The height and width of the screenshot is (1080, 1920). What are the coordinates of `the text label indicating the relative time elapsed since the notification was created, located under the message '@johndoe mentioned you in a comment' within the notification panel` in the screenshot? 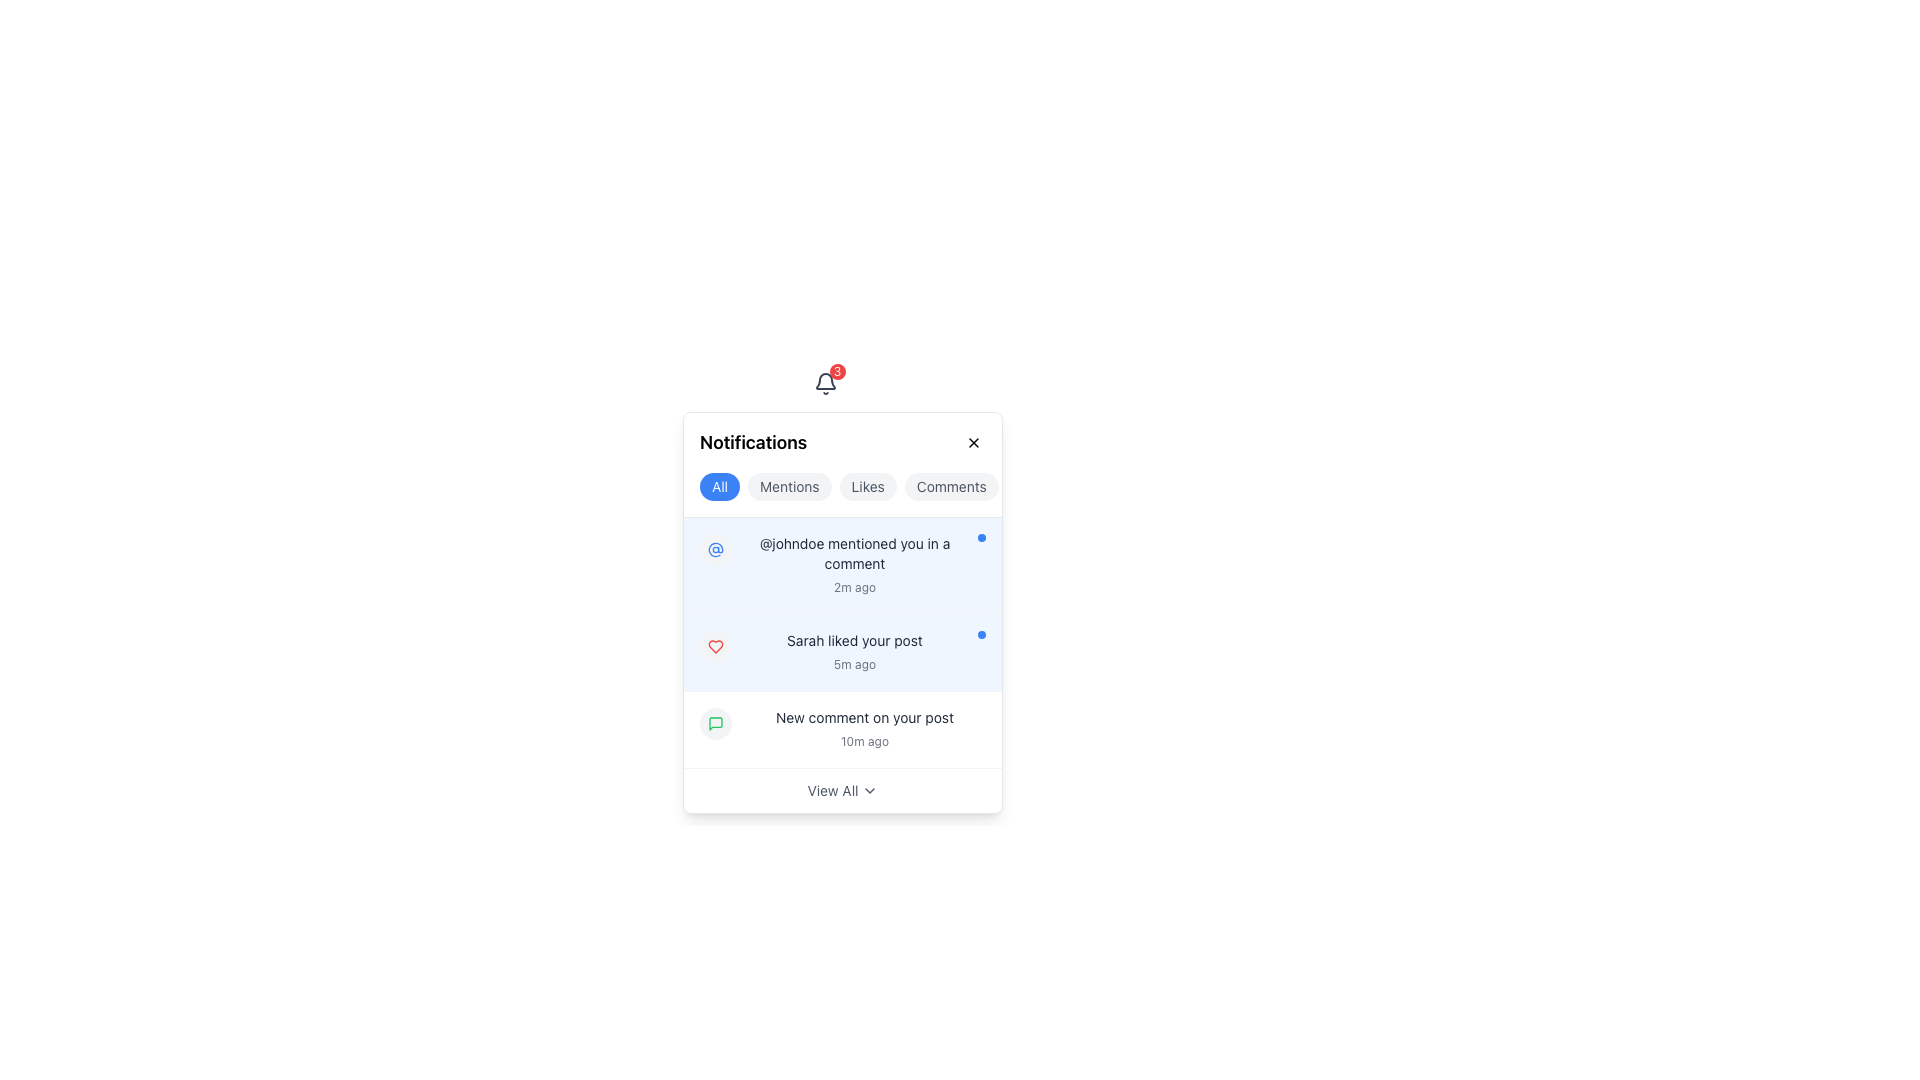 It's located at (854, 586).